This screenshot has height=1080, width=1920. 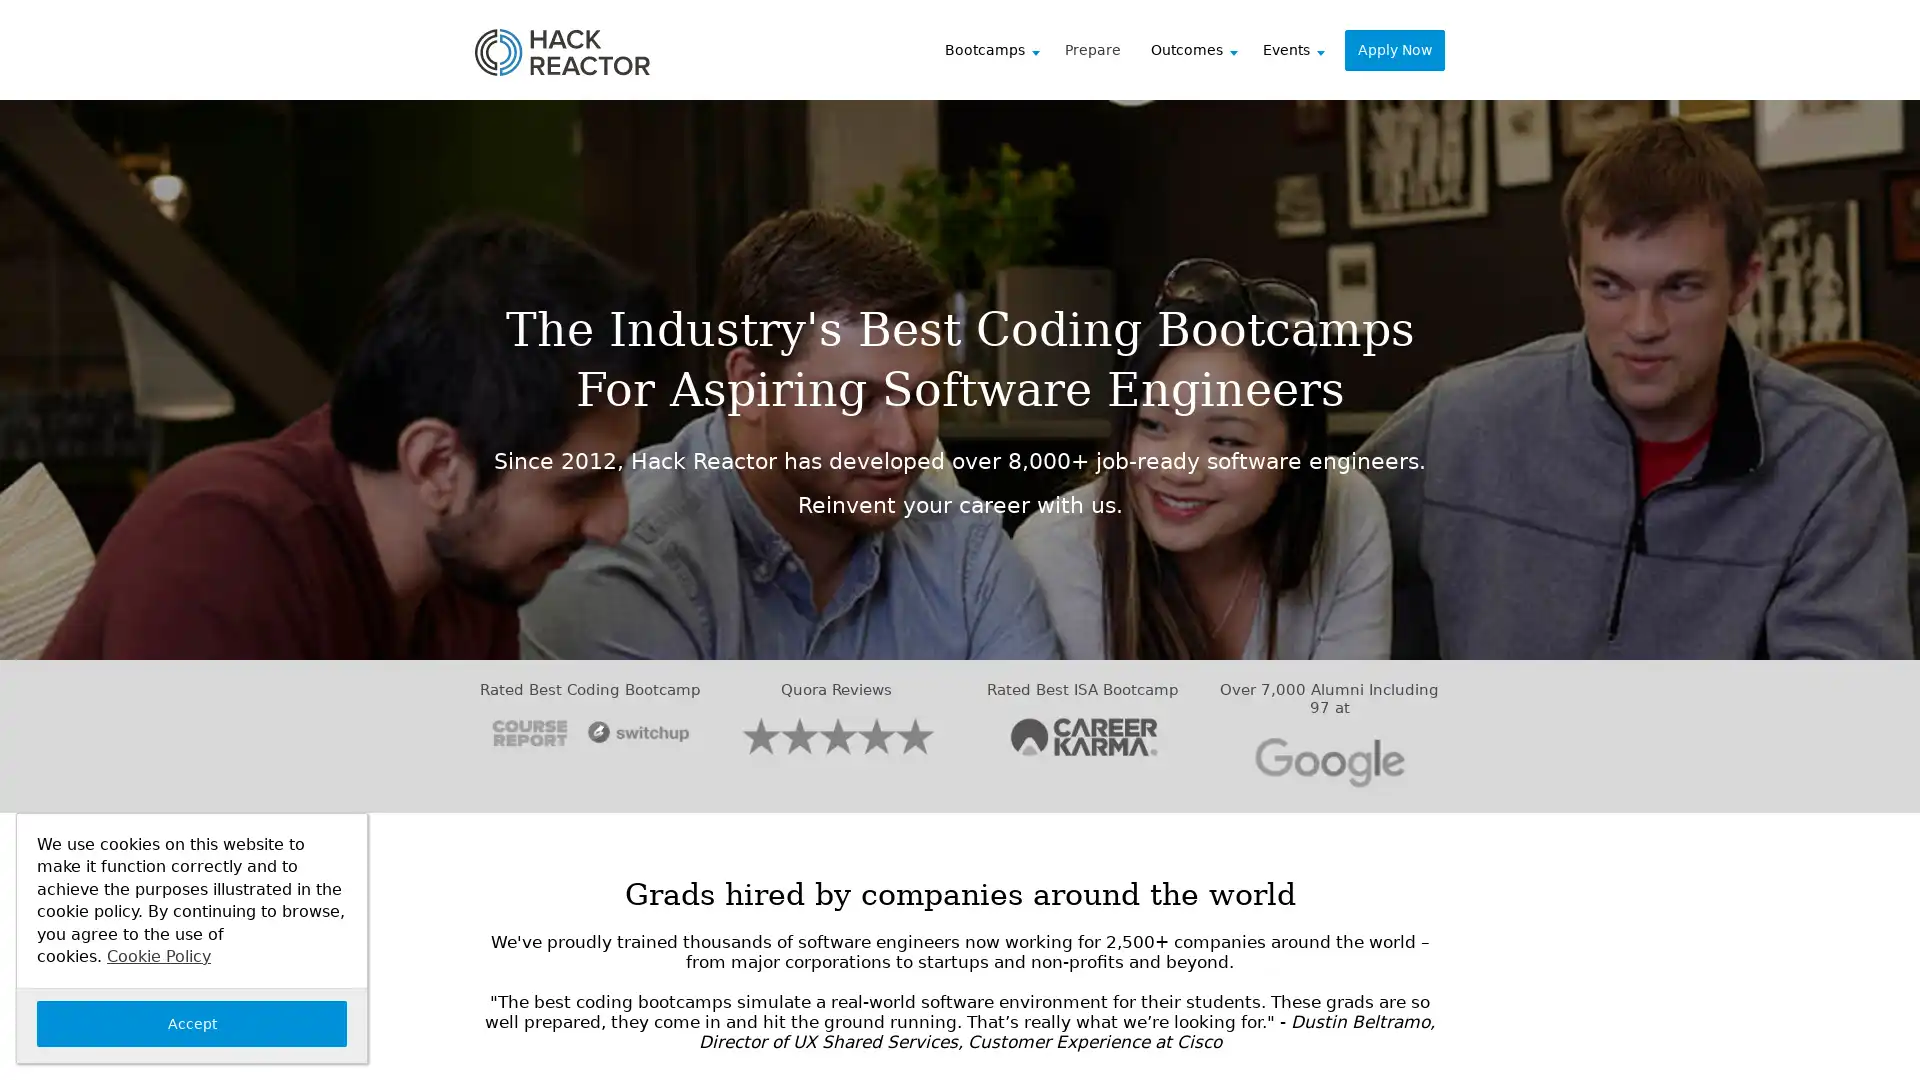 I want to click on learn more about cookies, so click(x=157, y=954).